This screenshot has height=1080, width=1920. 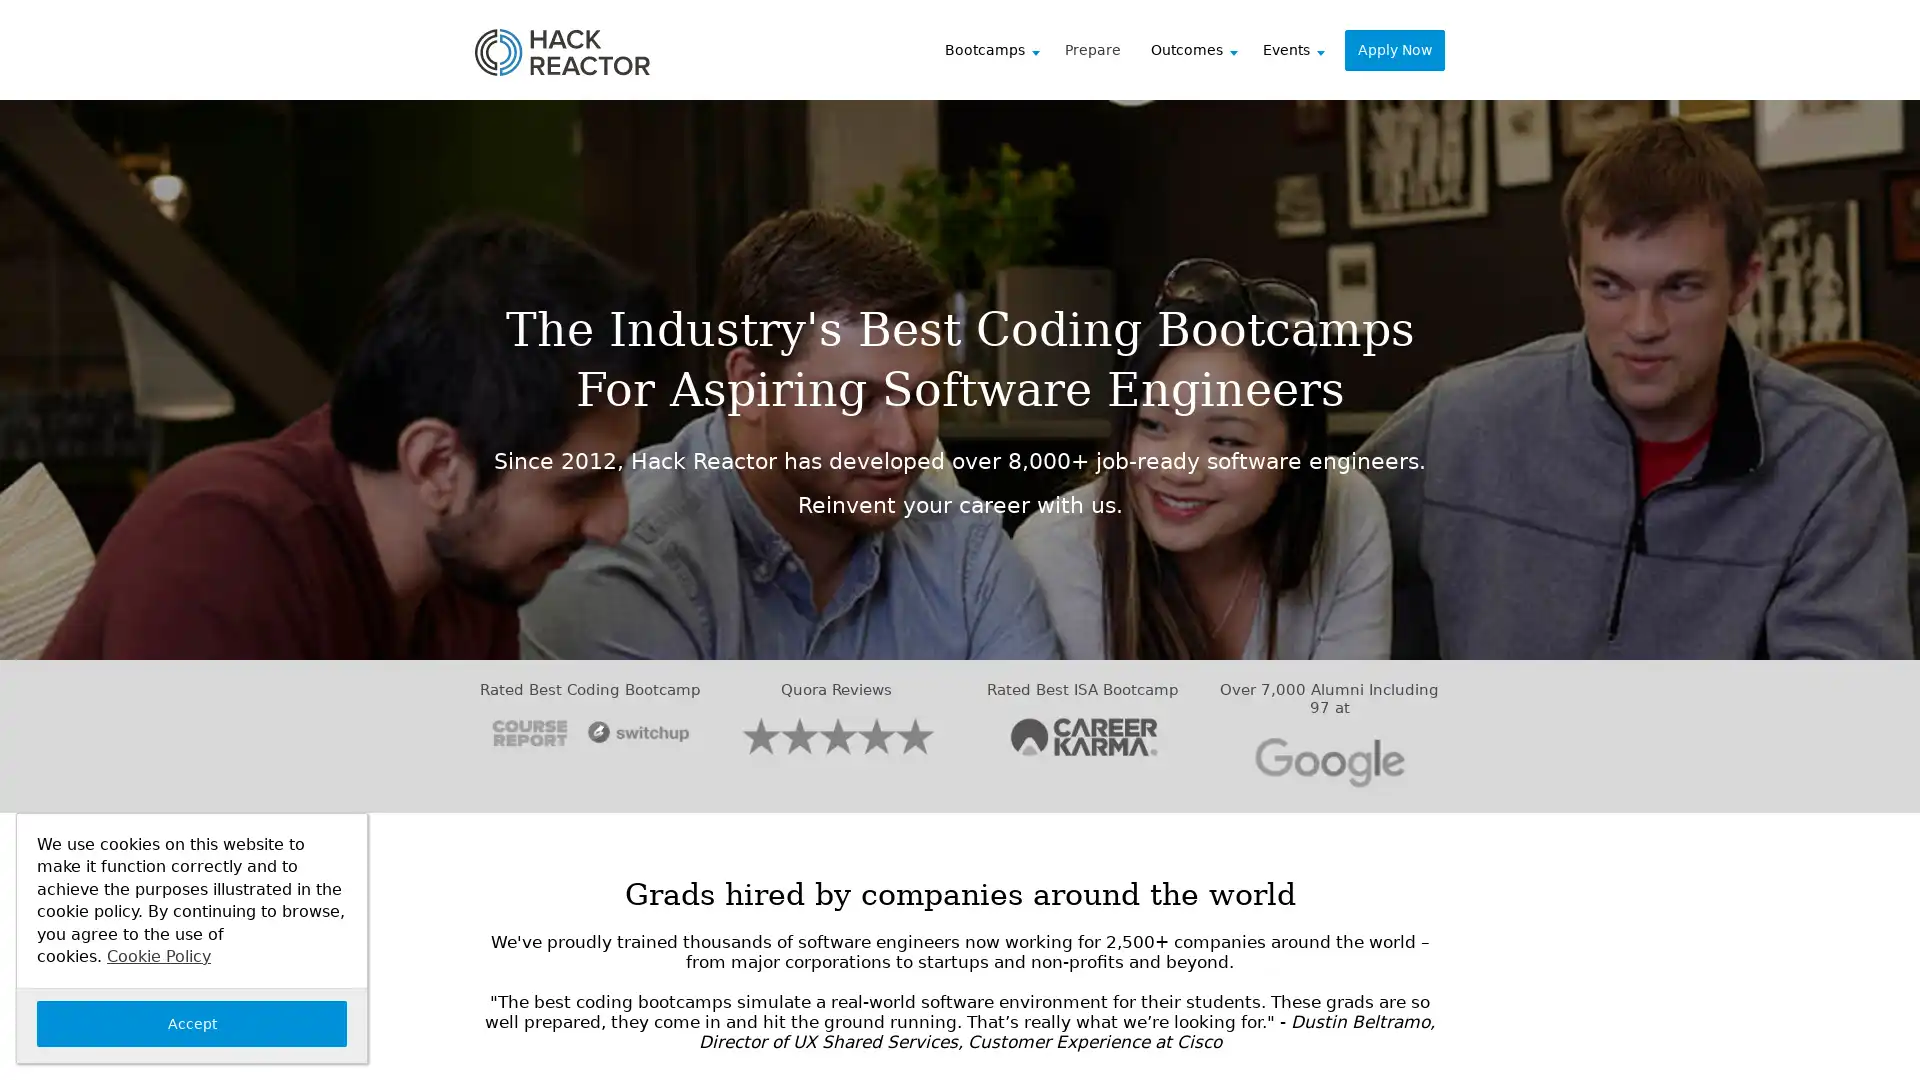 I want to click on learn more about cookies, so click(x=157, y=954).